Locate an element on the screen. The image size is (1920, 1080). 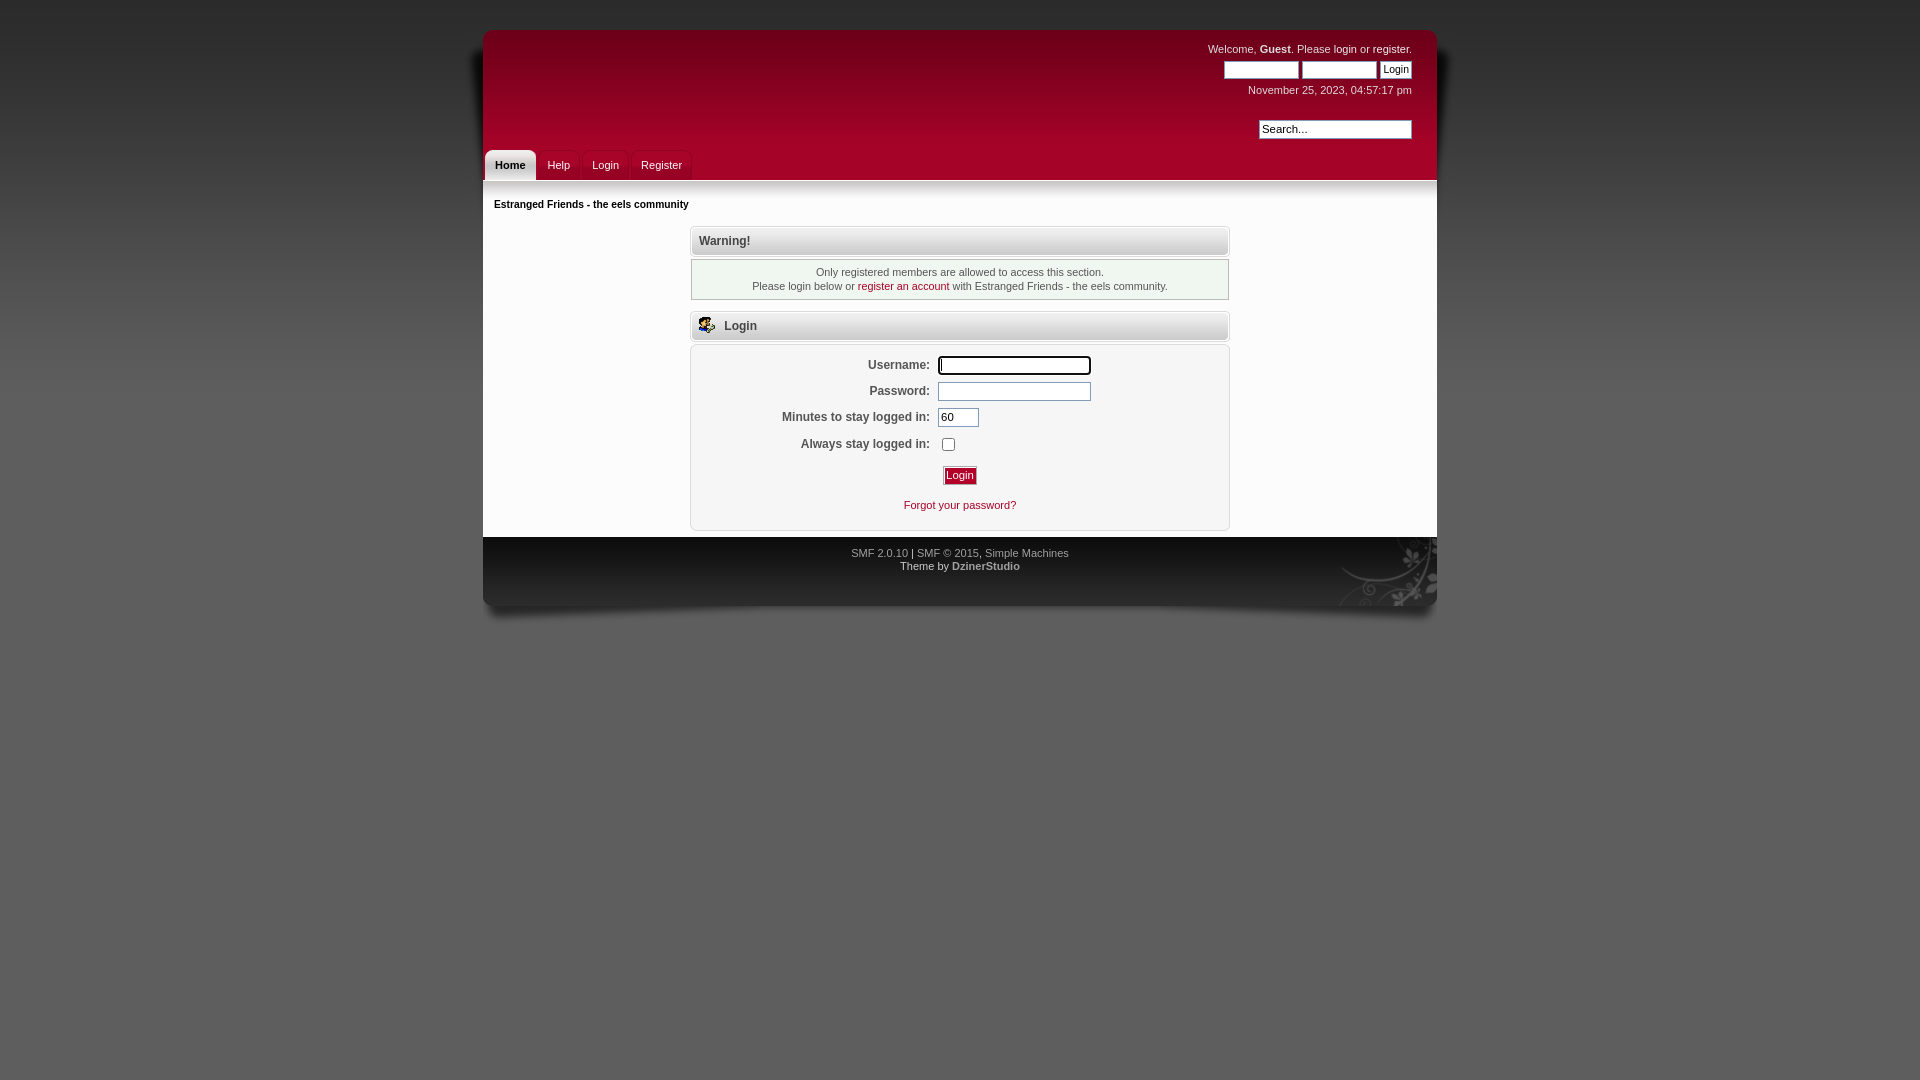
'DzinerStudio' is located at coordinates (985, 566).